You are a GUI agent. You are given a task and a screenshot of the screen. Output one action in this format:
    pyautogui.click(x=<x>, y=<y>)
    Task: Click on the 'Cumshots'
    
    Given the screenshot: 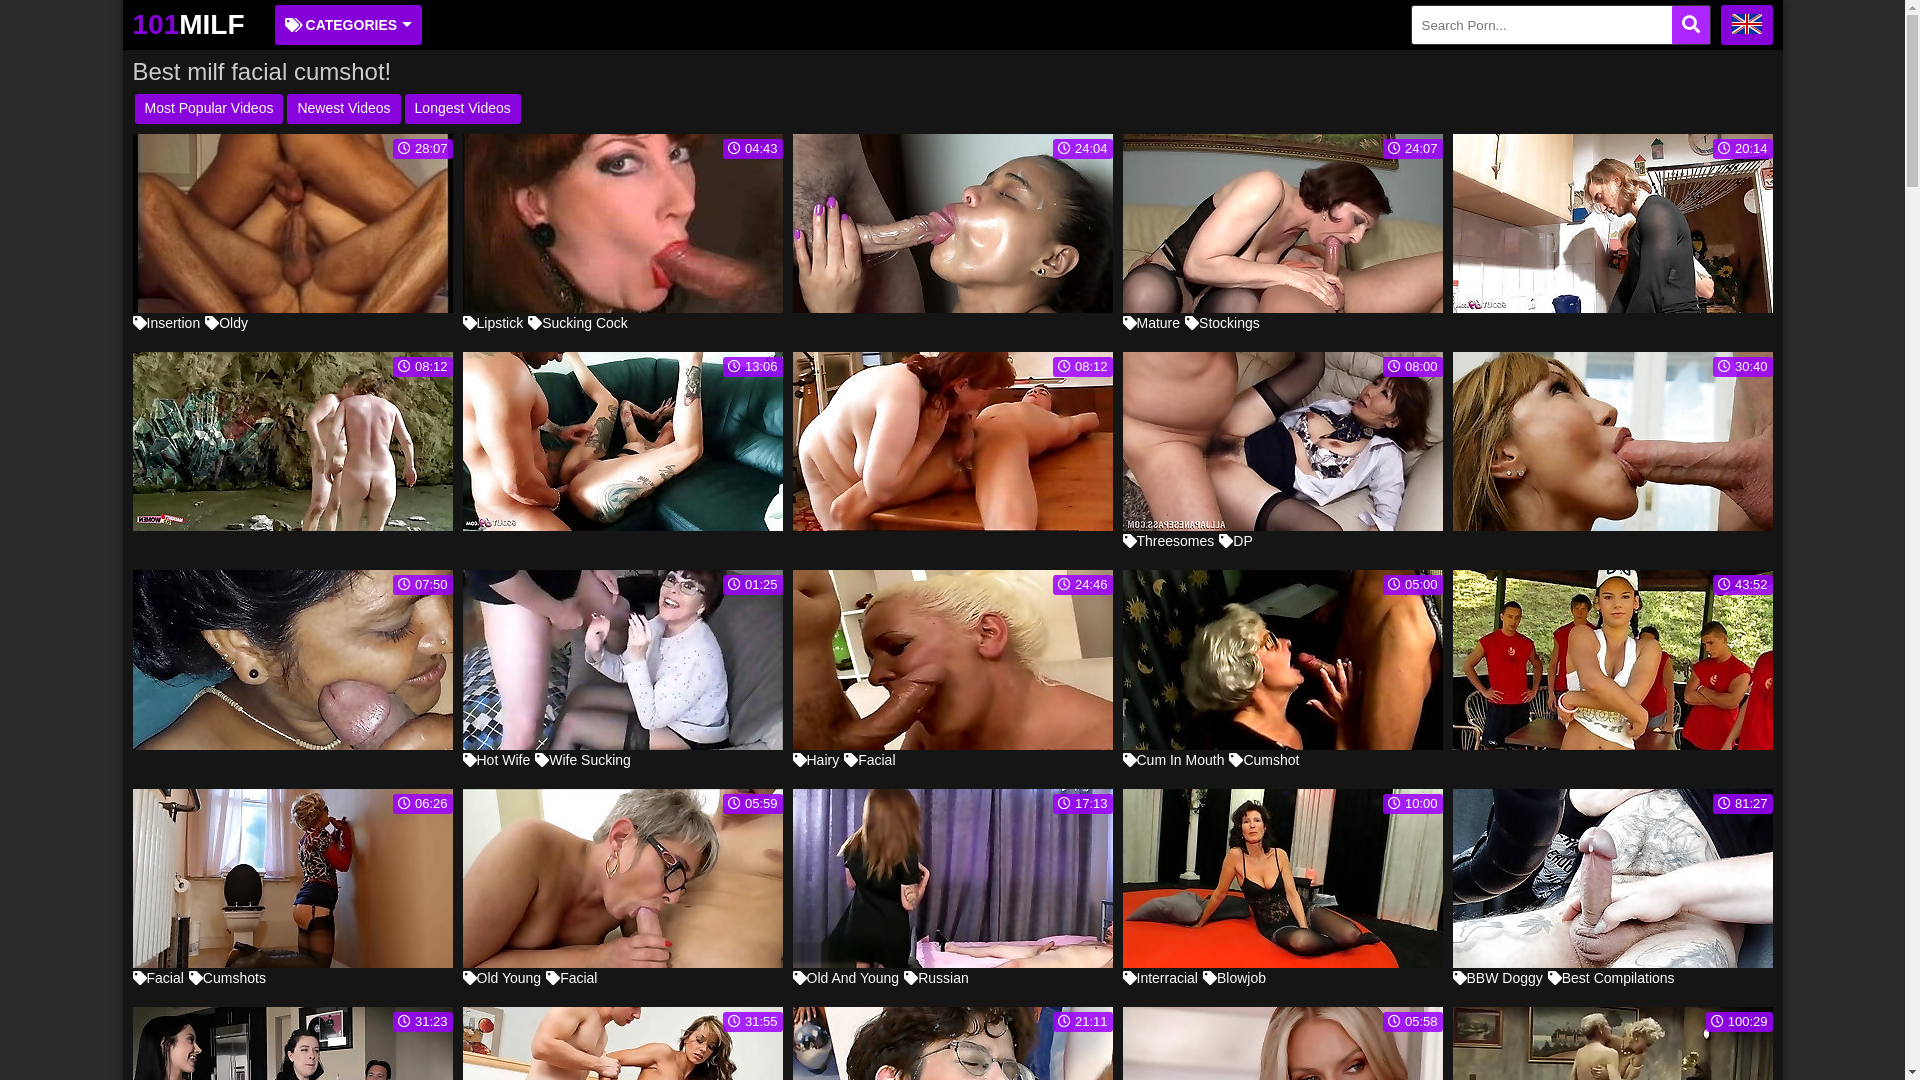 What is the action you would take?
    pyautogui.click(x=227, y=977)
    